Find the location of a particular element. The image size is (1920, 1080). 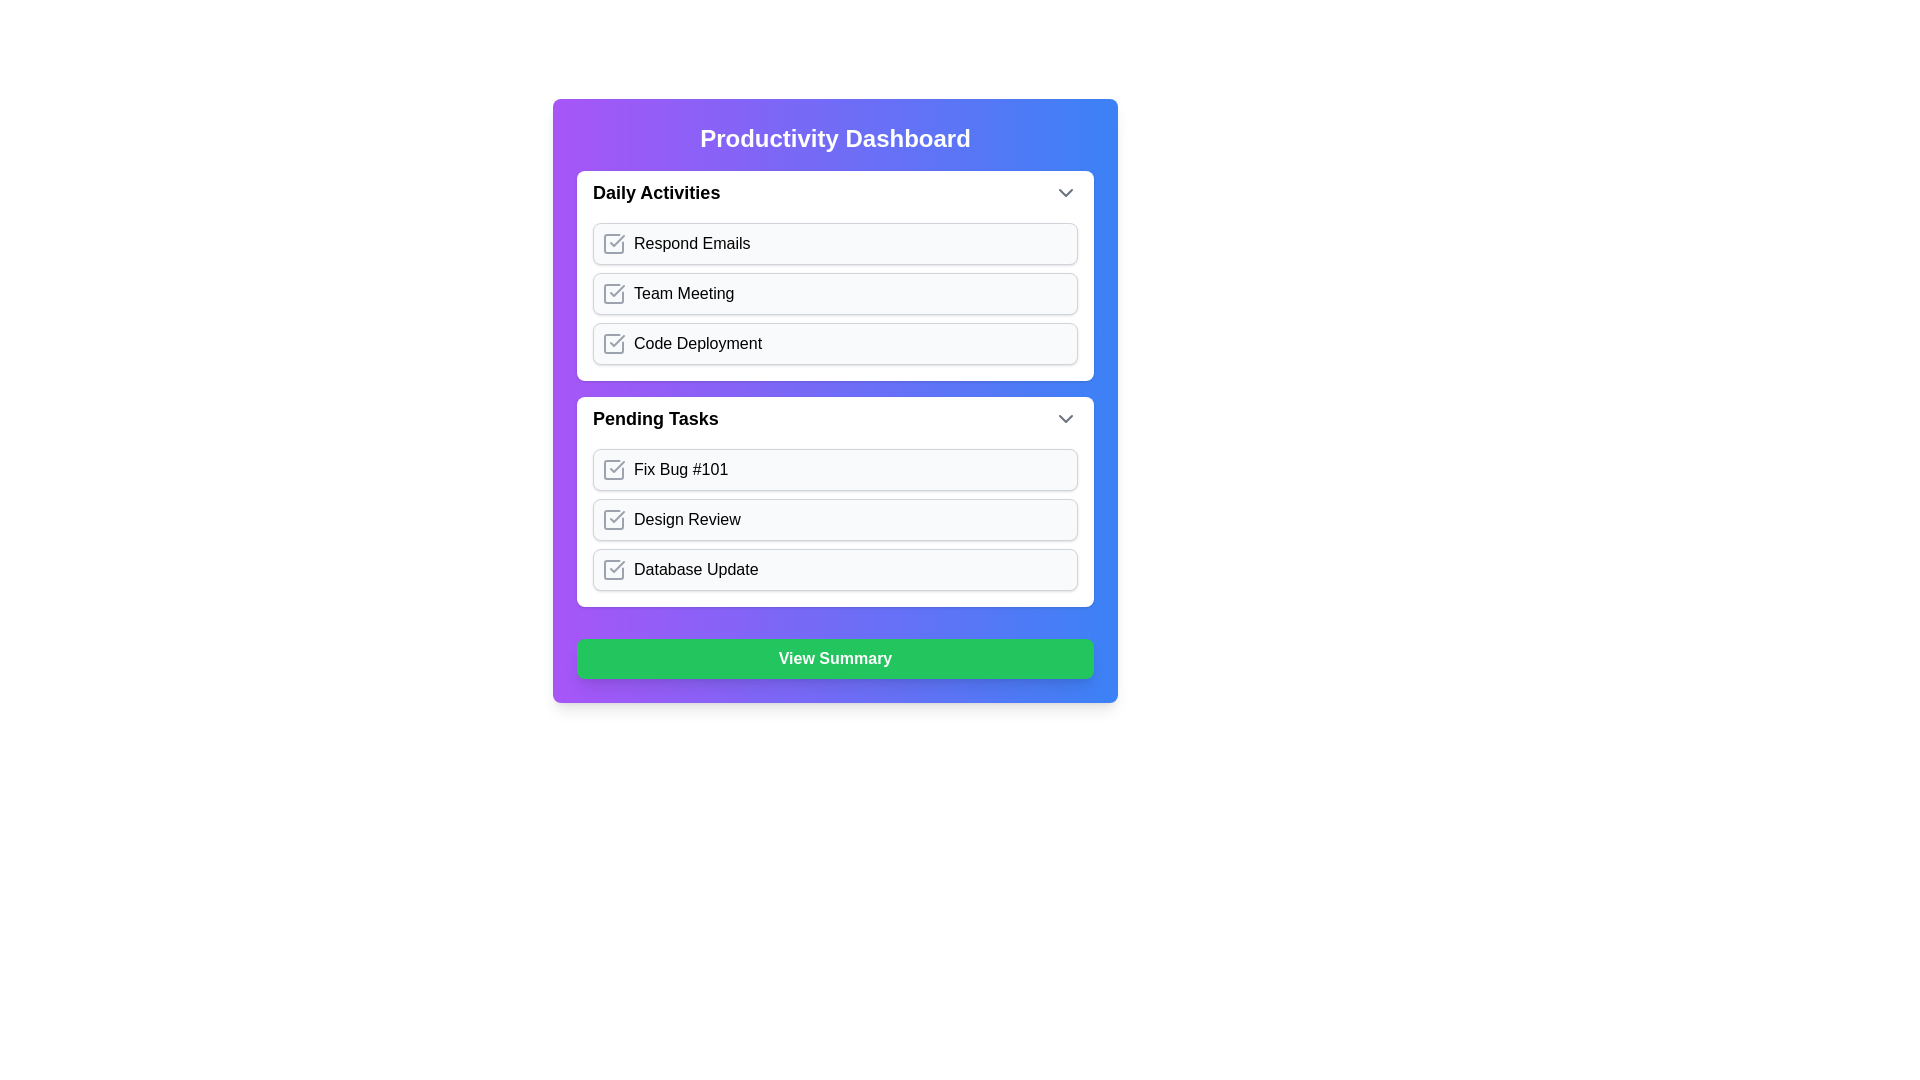

the checkbox icon representing a checkmark within a square box located to the left of the 'Respond Emails' text in the 'Daily Activities' section, as it may be interactive is located at coordinates (613, 242).